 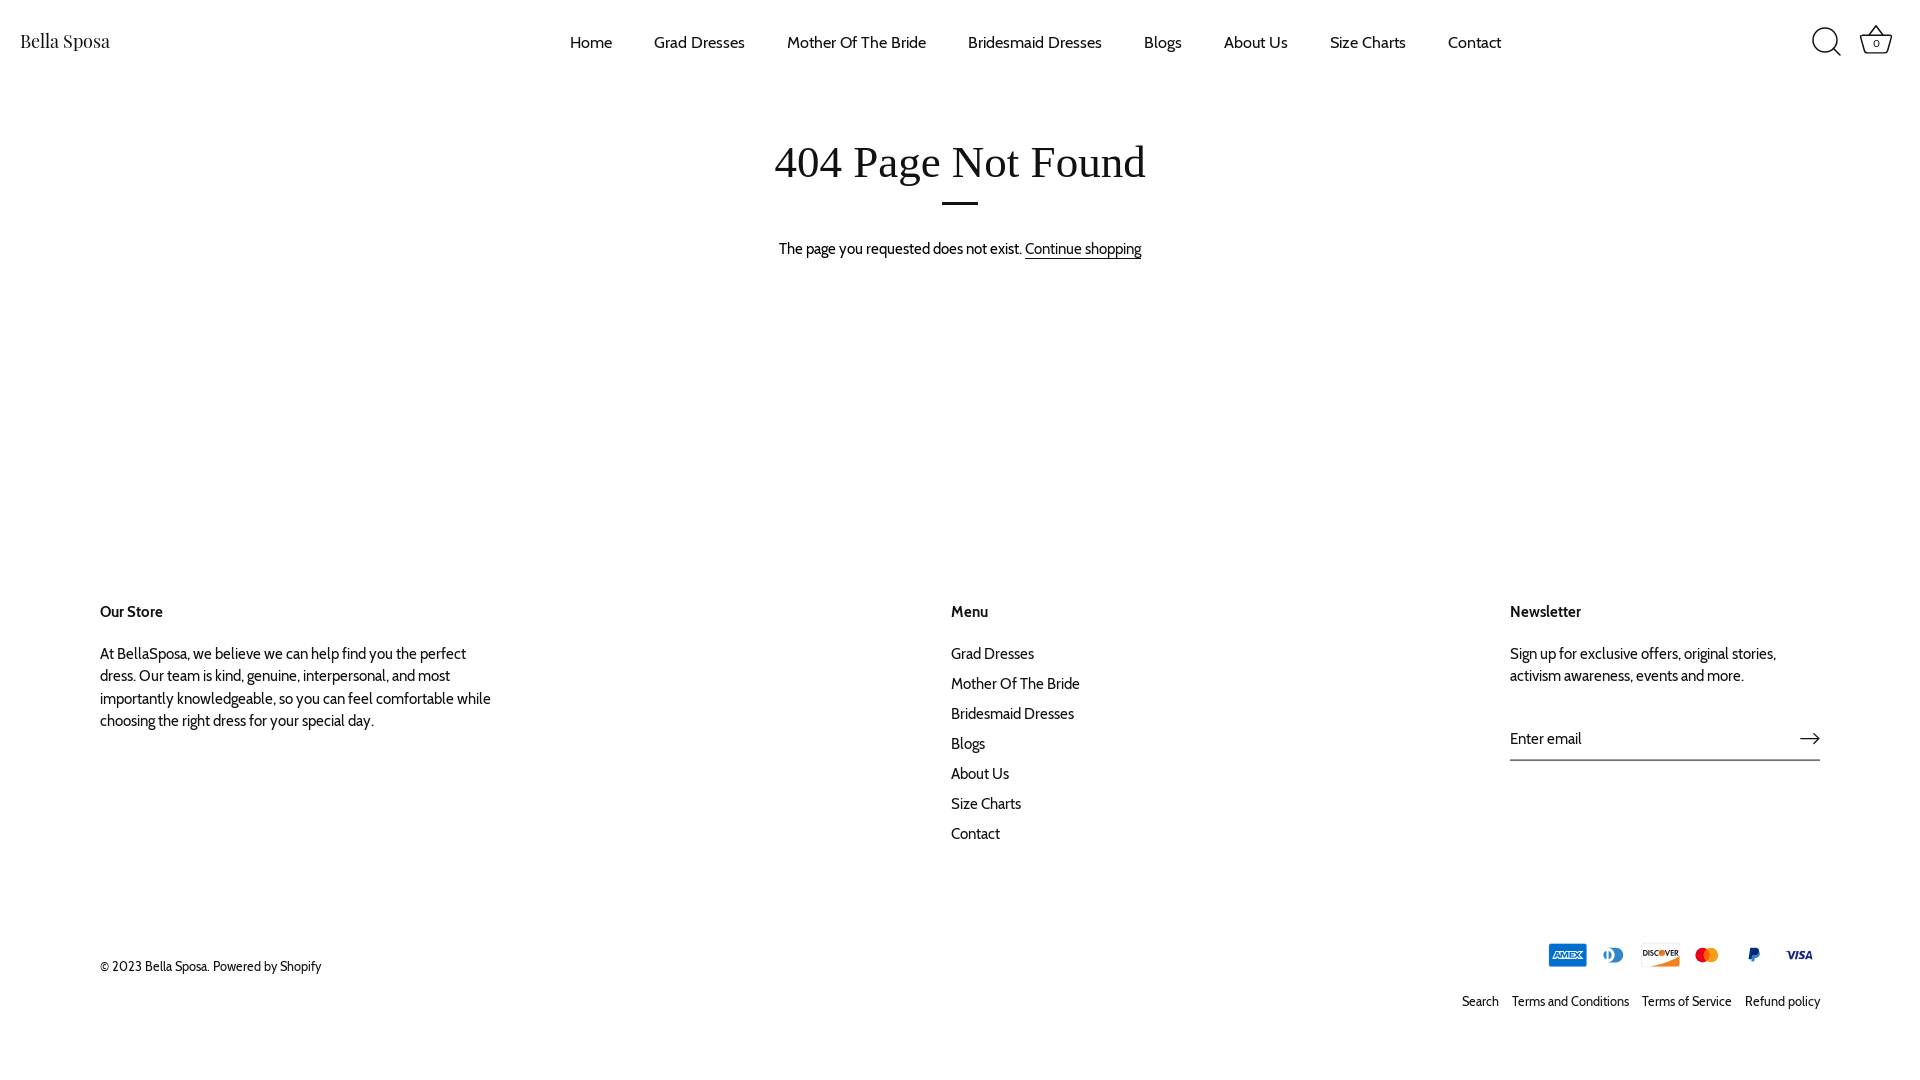 I want to click on 'Refund policy', so click(x=1744, y=1000).